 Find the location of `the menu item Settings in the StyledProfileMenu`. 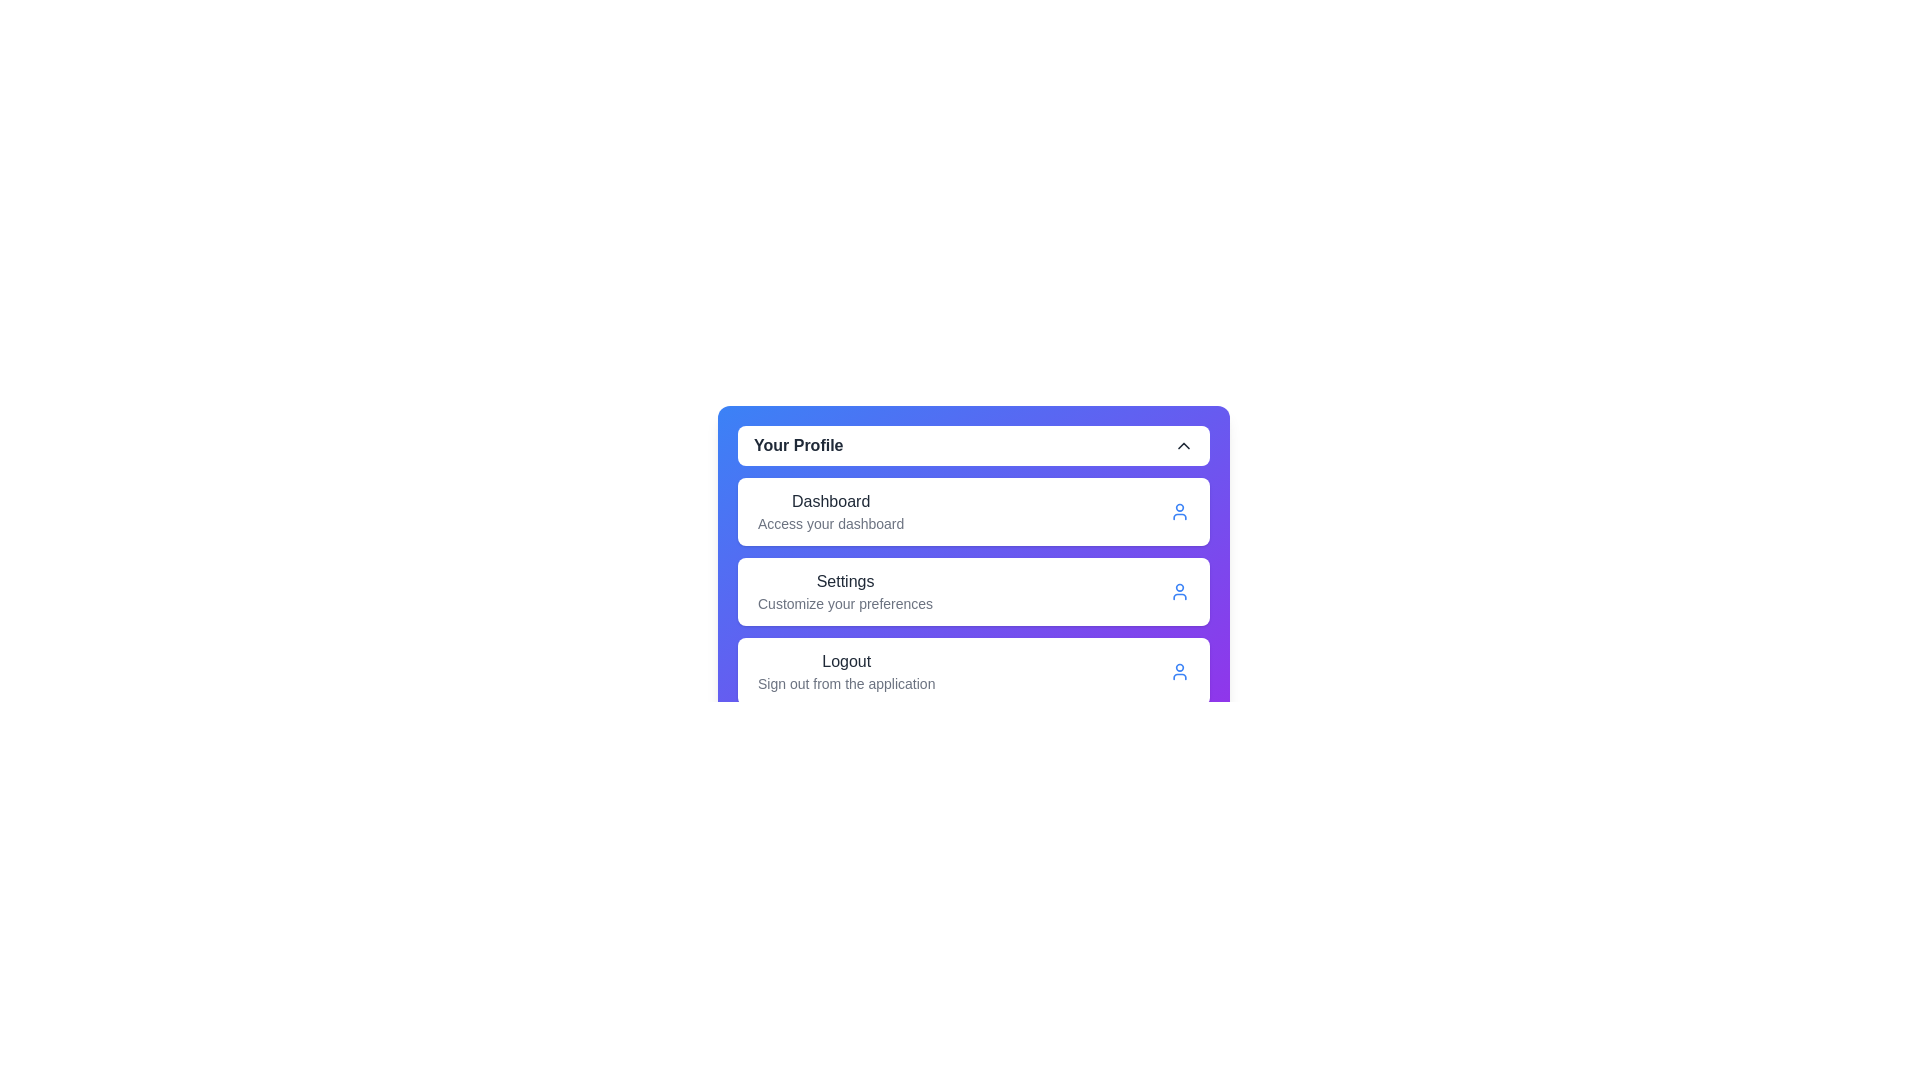

the menu item Settings in the StyledProfileMenu is located at coordinates (974, 590).